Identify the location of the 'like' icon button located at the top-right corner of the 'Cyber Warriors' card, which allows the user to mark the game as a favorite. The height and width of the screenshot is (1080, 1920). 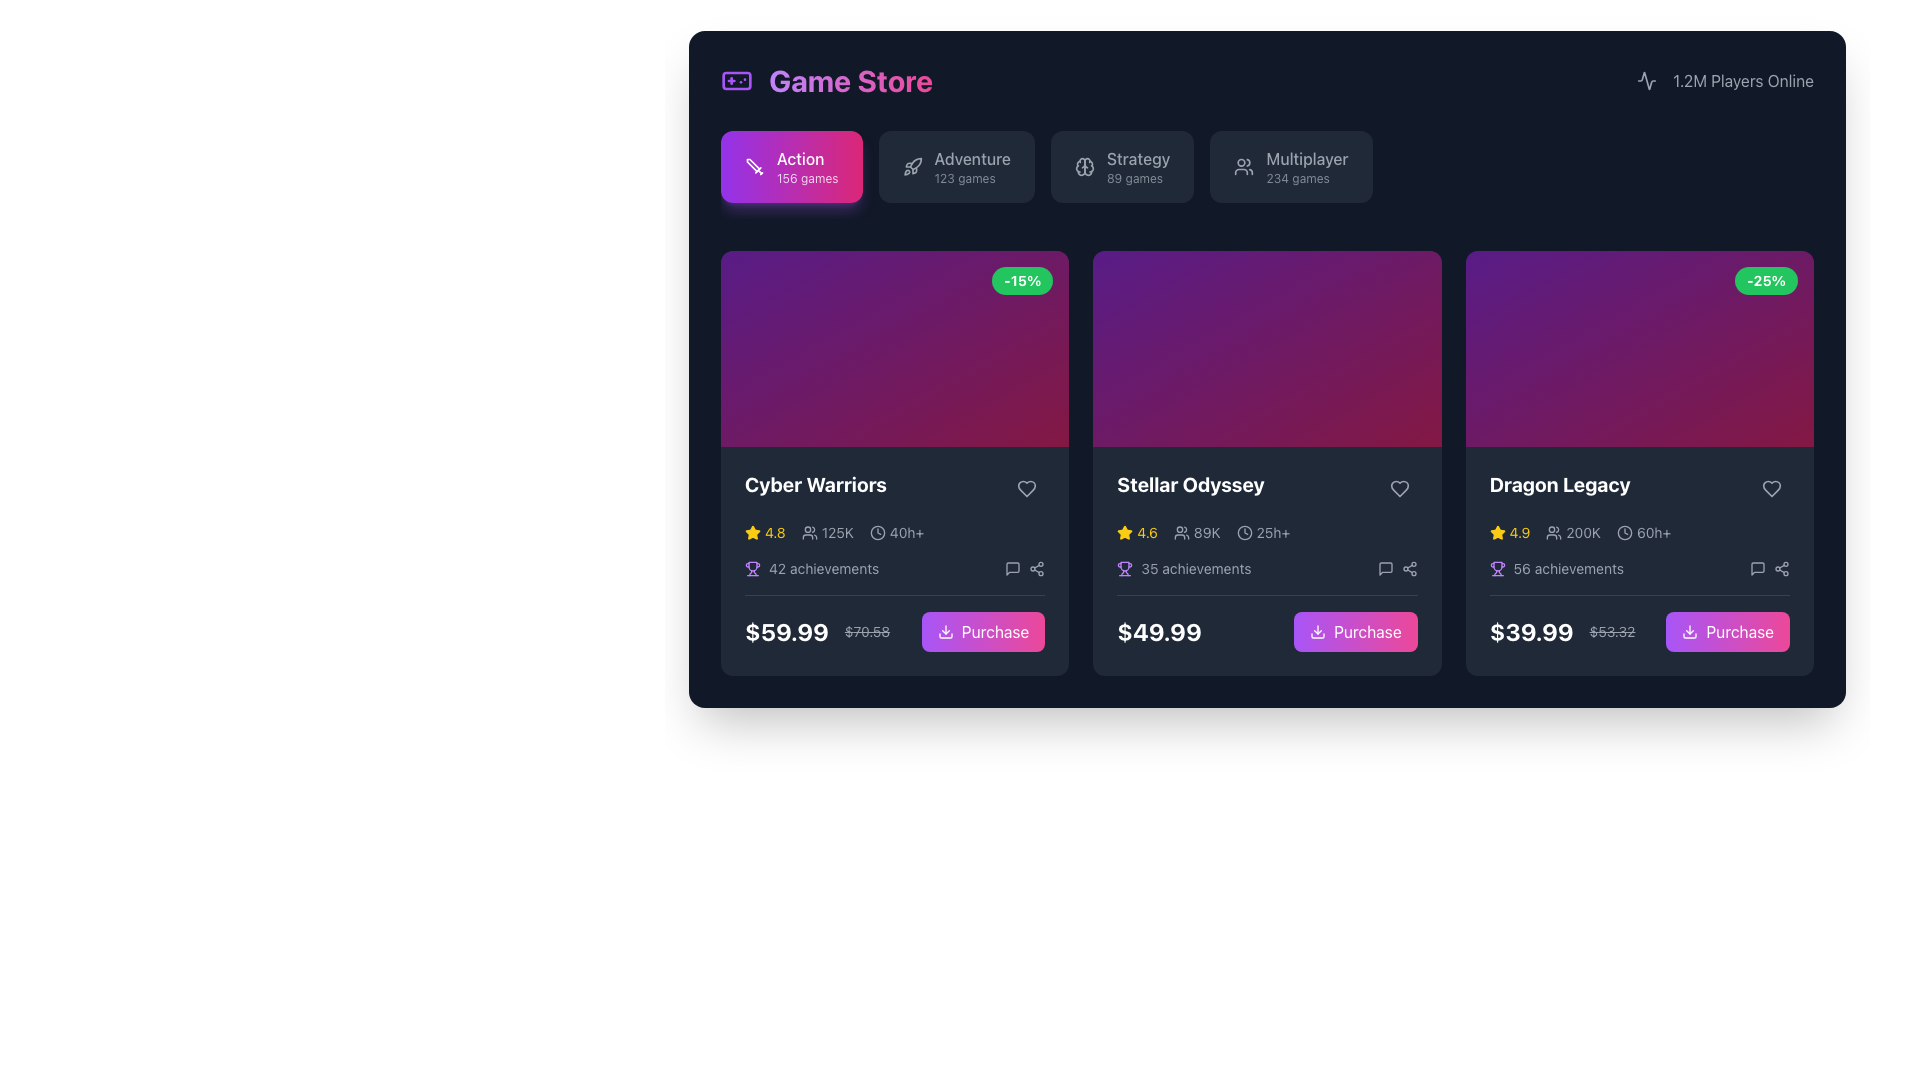
(1027, 488).